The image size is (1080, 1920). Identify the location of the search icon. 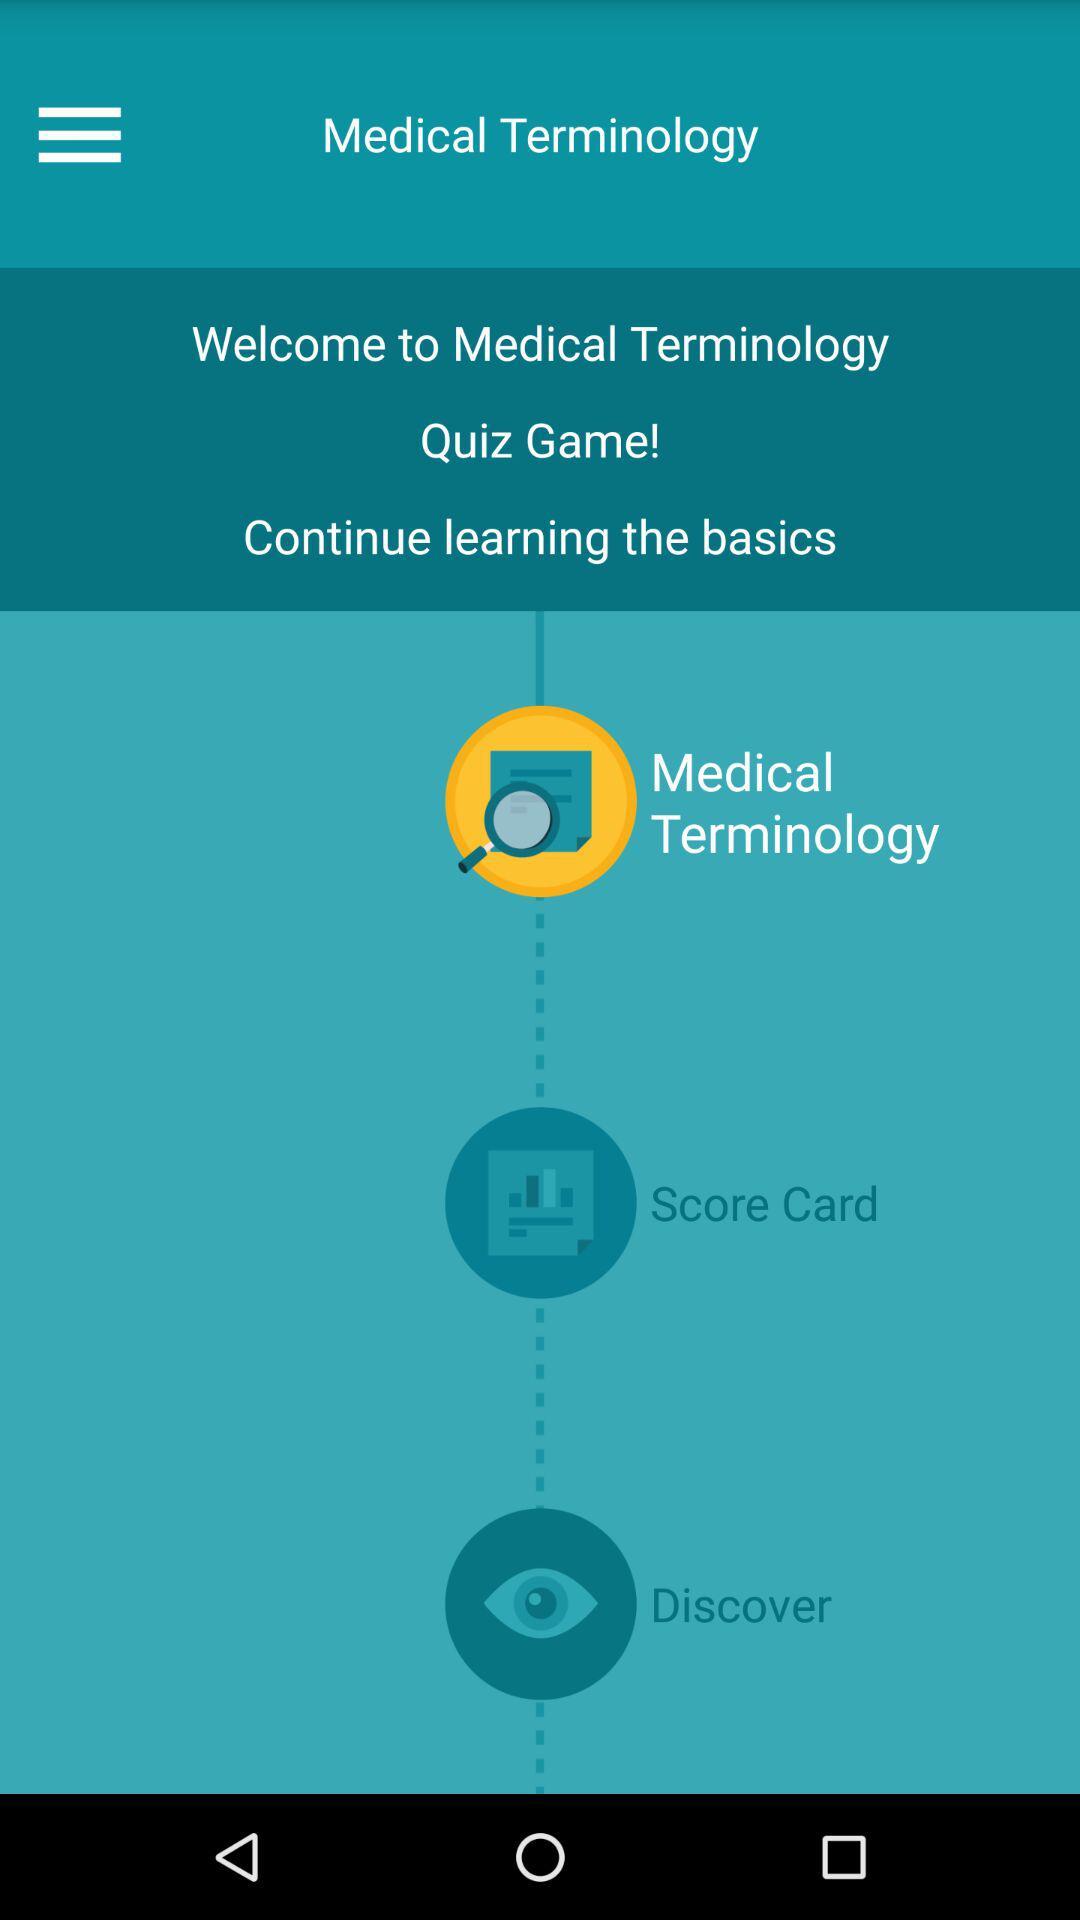
(540, 858).